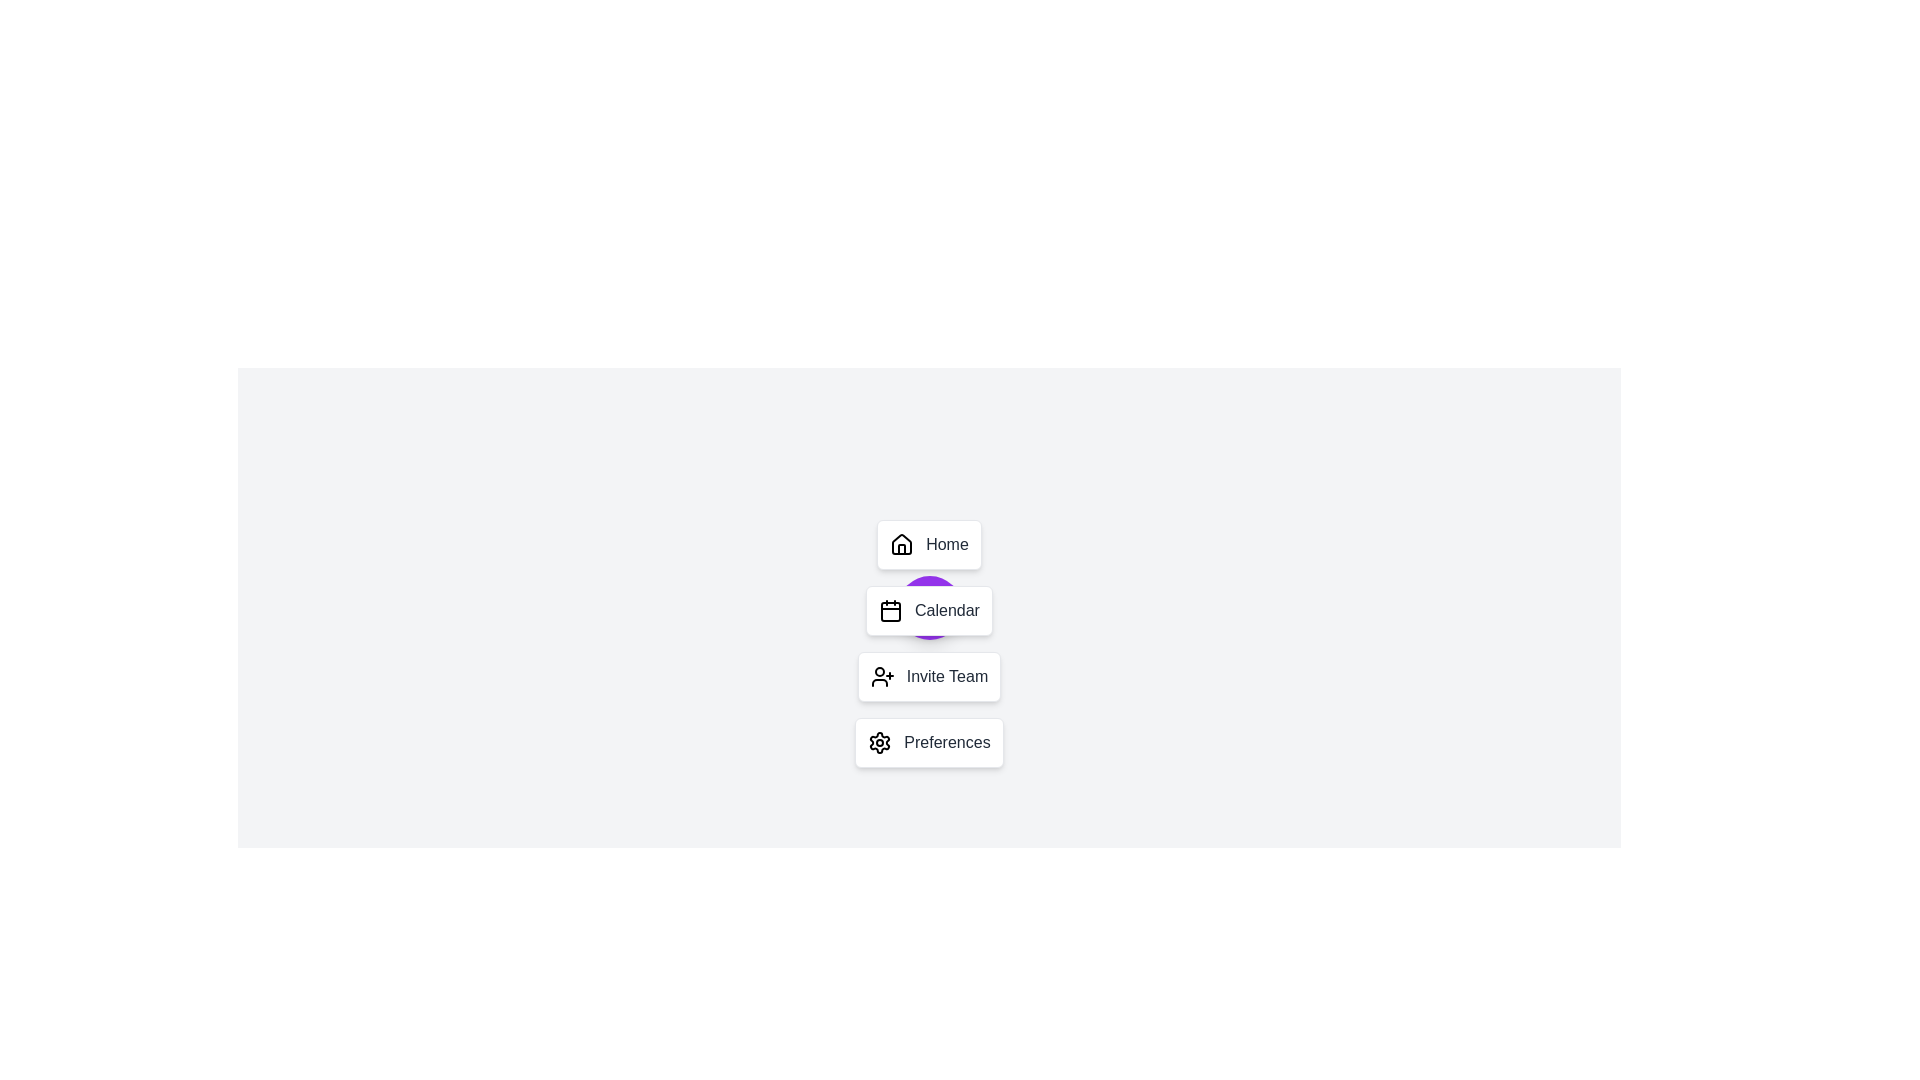  Describe the element at coordinates (928, 644) in the screenshot. I see `the 'Calendar' button in the vertical button group` at that location.